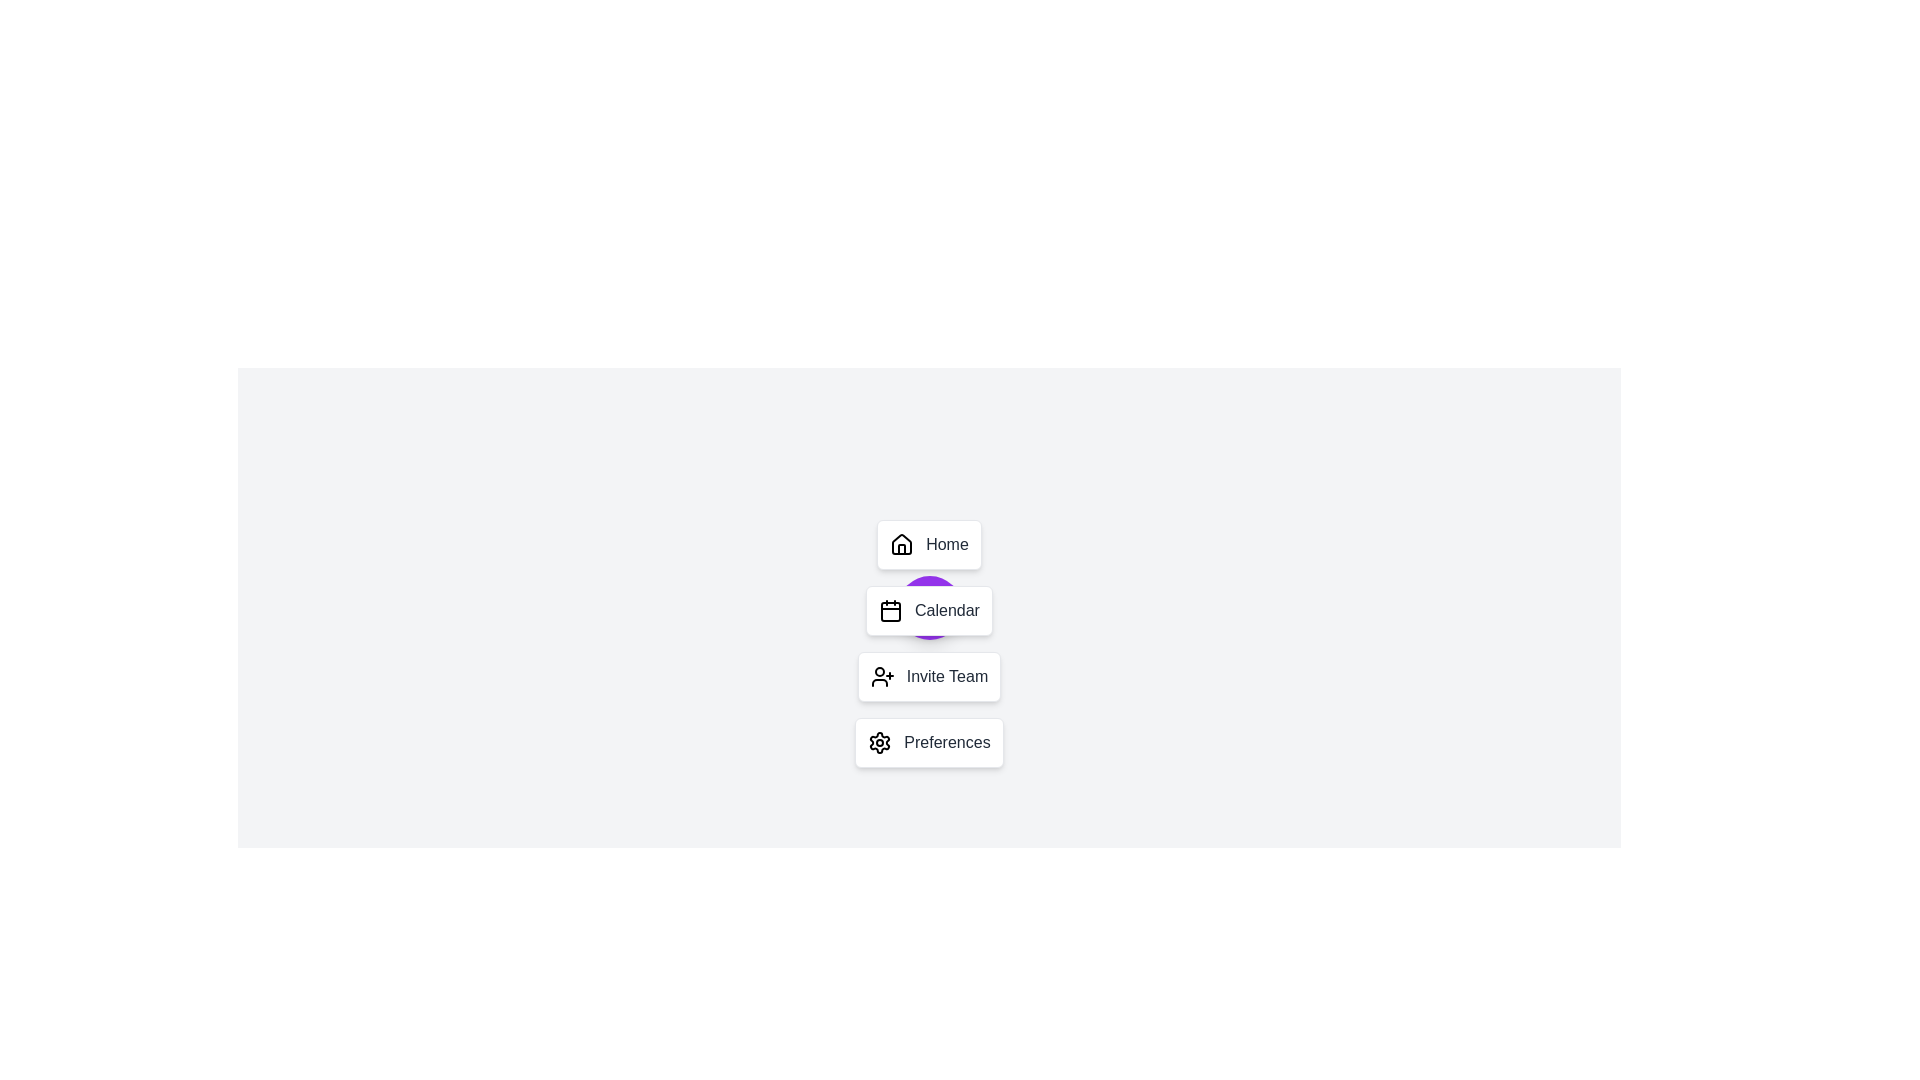  Describe the element at coordinates (928, 644) in the screenshot. I see `the 'Calendar' button in the vertical button group` at that location.